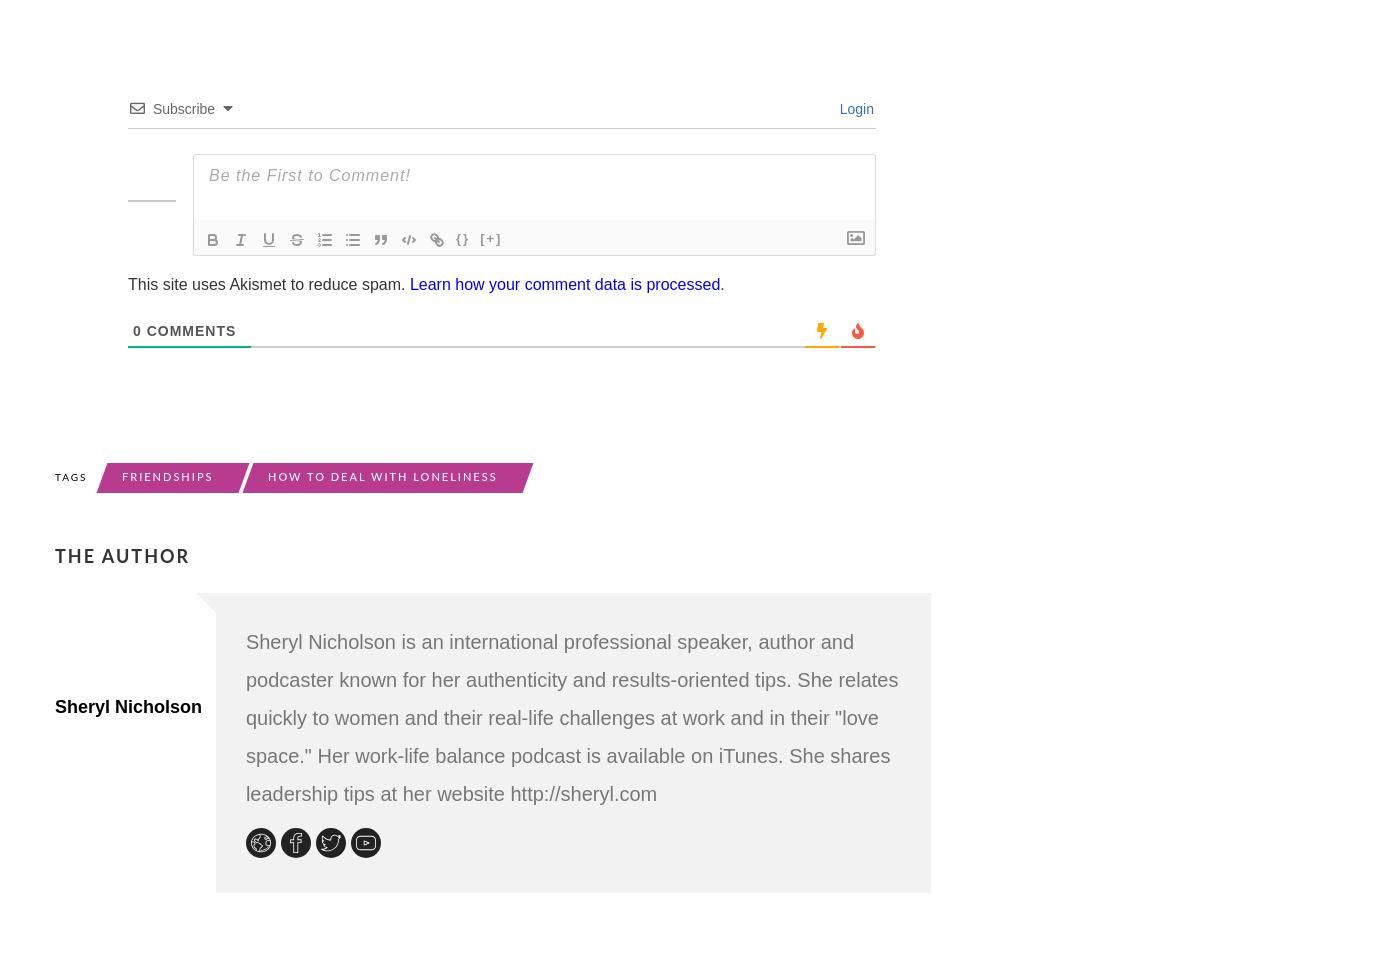 This screenshot has width=1400, height=965. Describe the element at coordinates (462, 236) in the screenshot. I see `'{}'` at that location.